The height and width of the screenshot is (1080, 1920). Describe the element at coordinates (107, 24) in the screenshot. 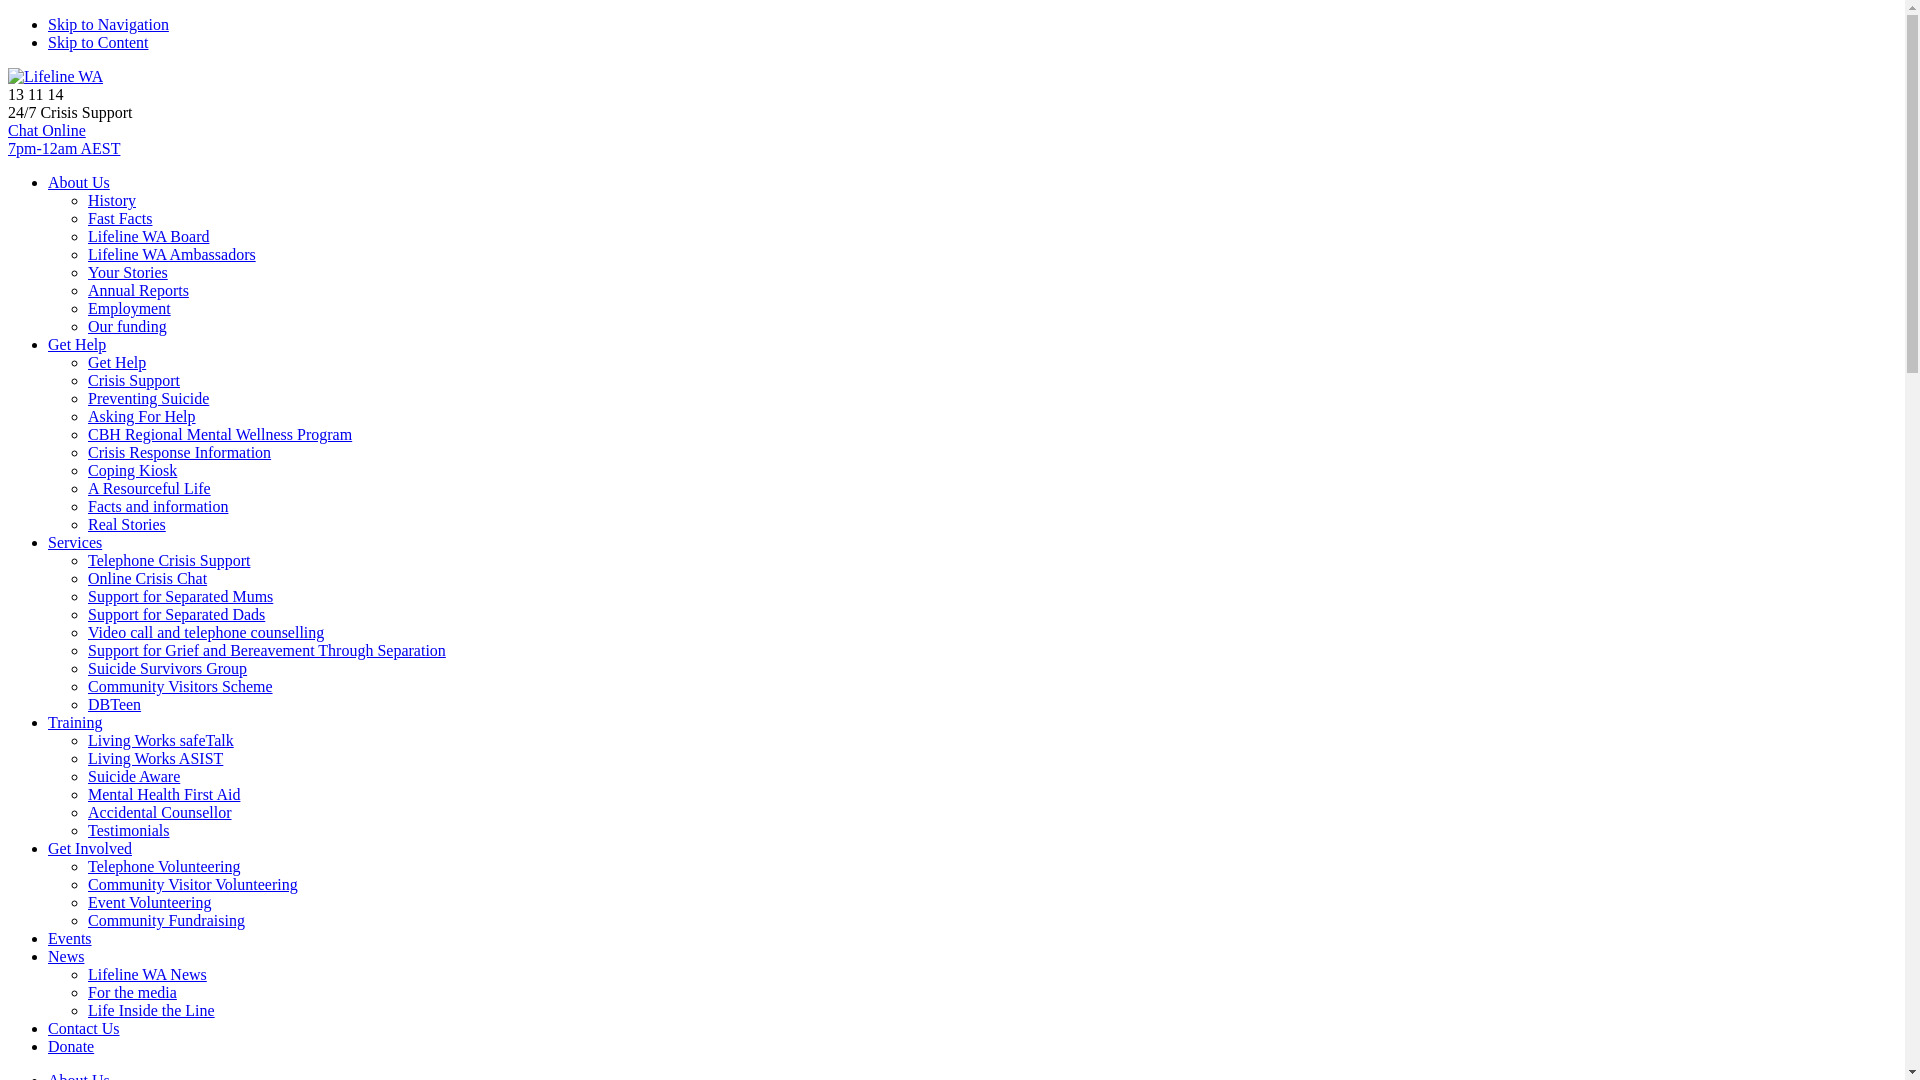

I see `'Skip to Navigation'` at that location.